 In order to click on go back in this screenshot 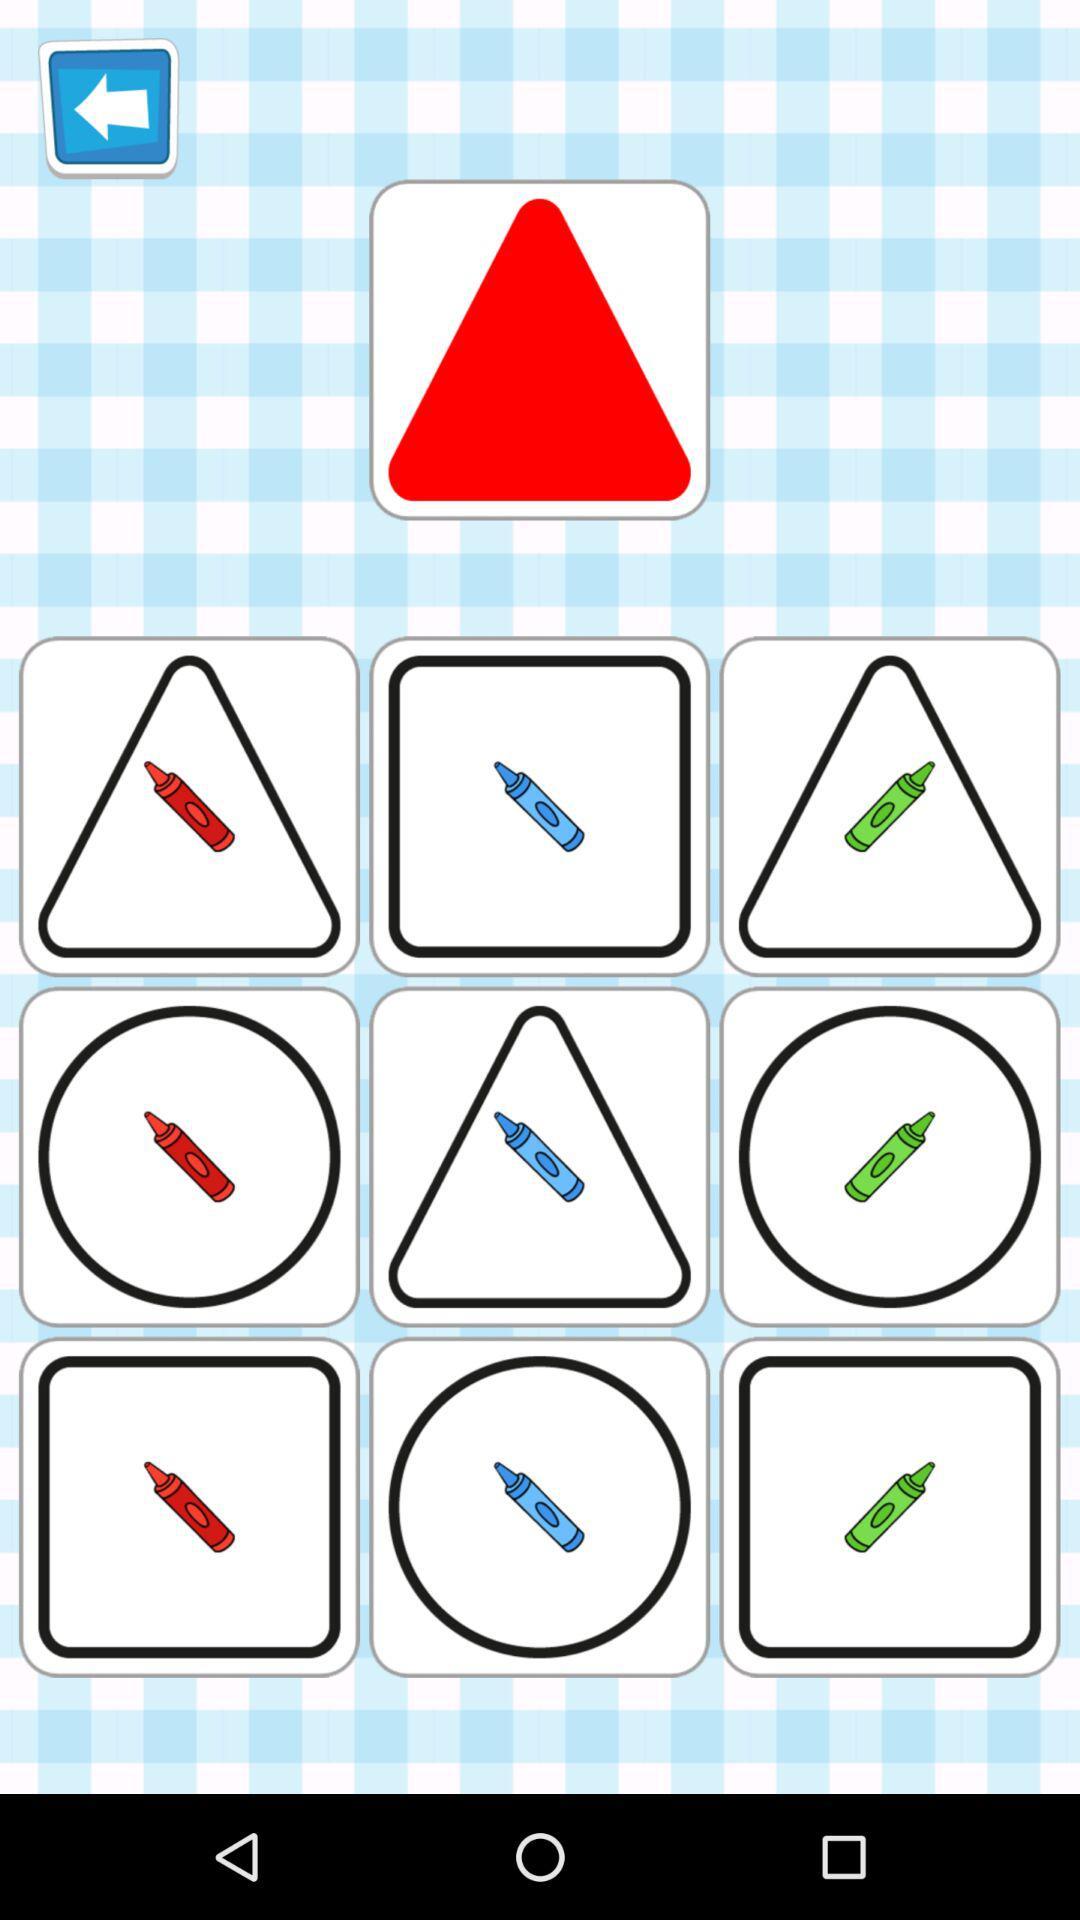, I will do `click(108, 107)`.